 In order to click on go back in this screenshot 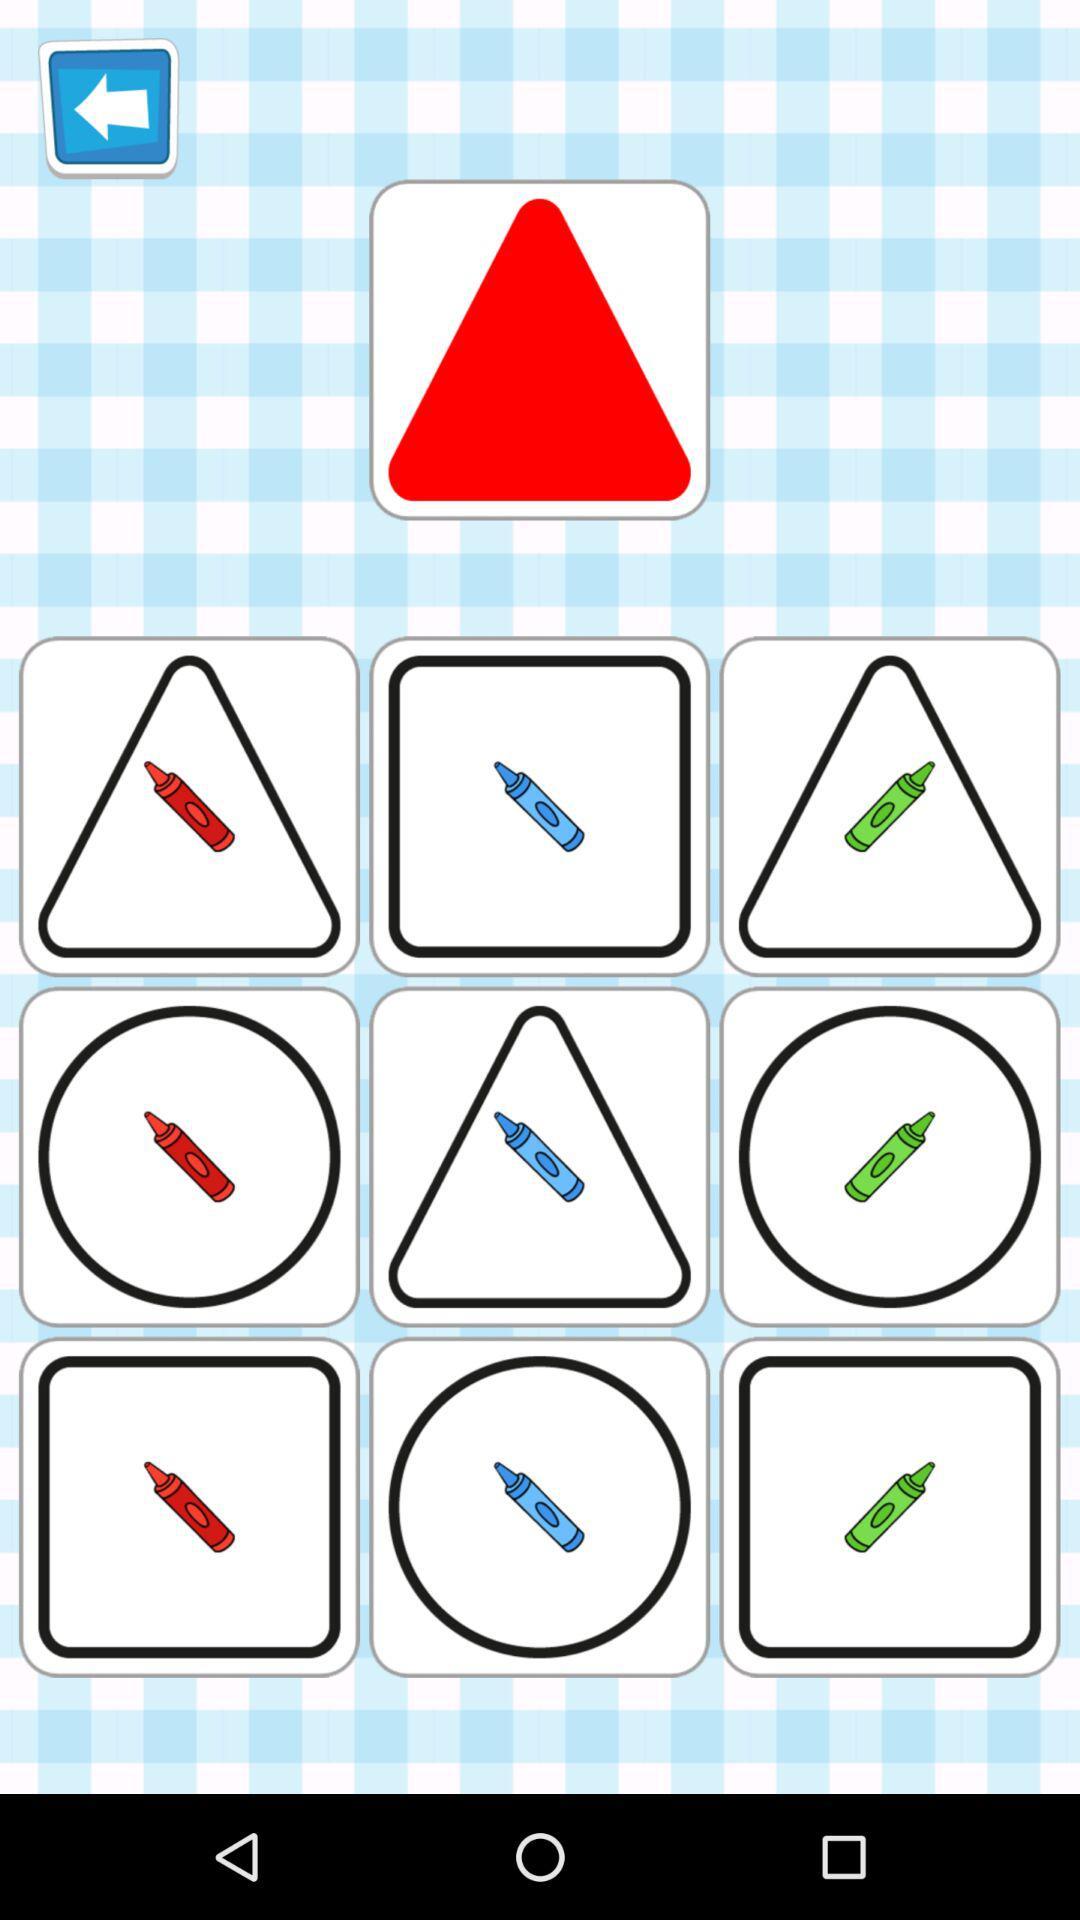, I will do `click(108, 107)`.